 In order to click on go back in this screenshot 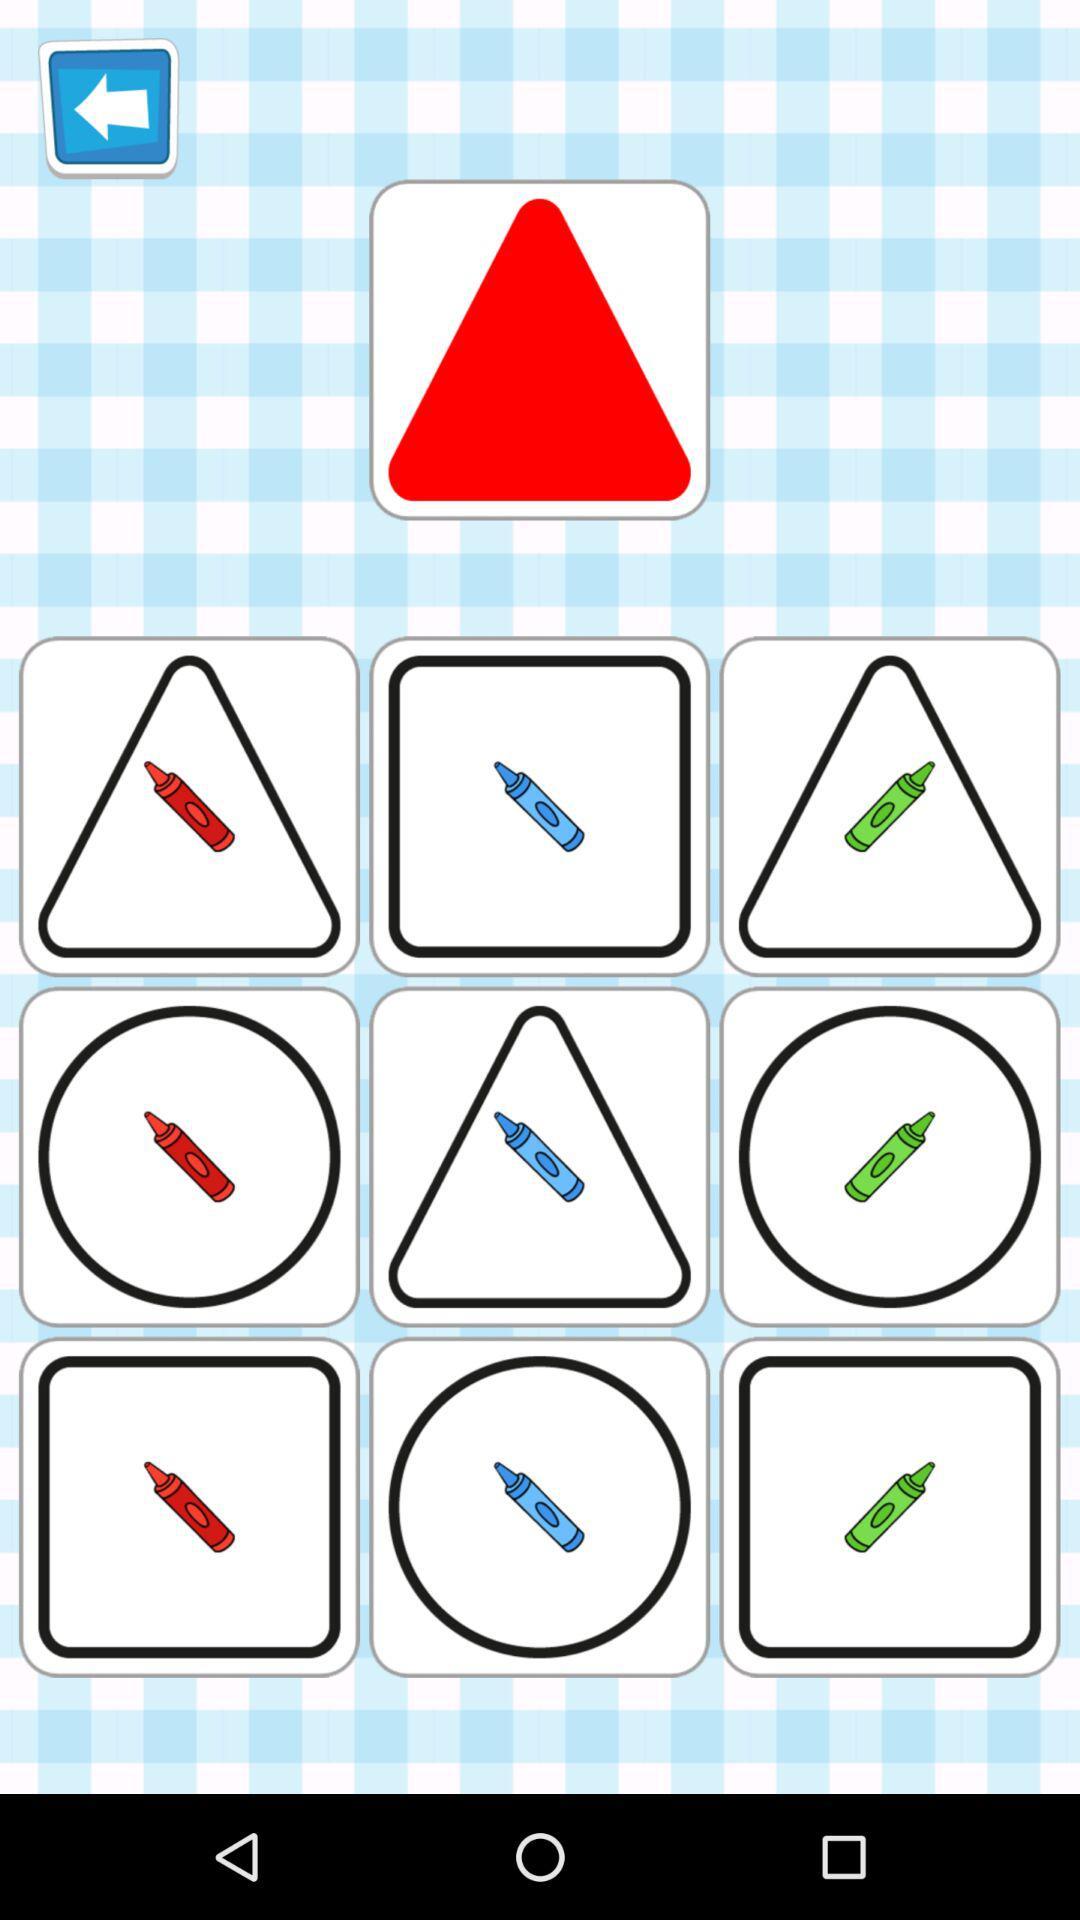, I will do `click(108, 107)`.